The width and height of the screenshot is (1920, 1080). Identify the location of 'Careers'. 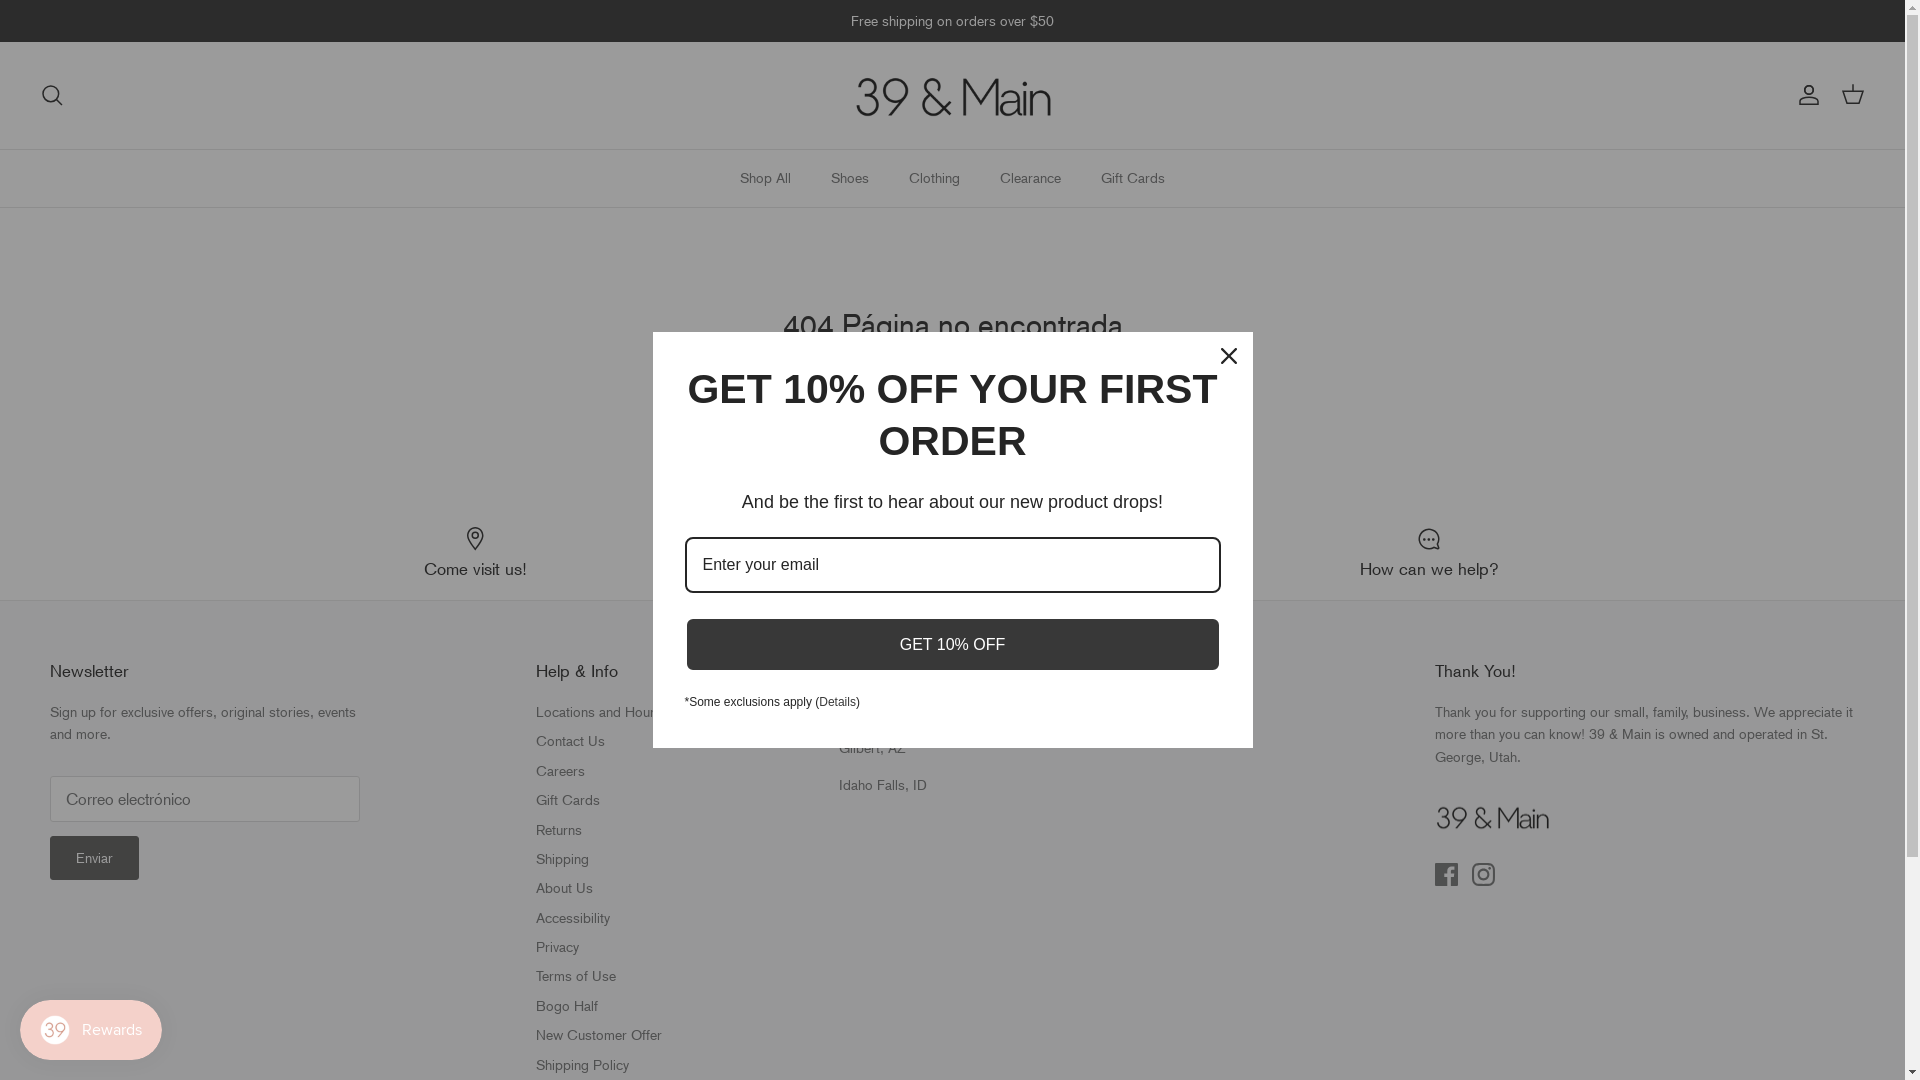
(536, 770).